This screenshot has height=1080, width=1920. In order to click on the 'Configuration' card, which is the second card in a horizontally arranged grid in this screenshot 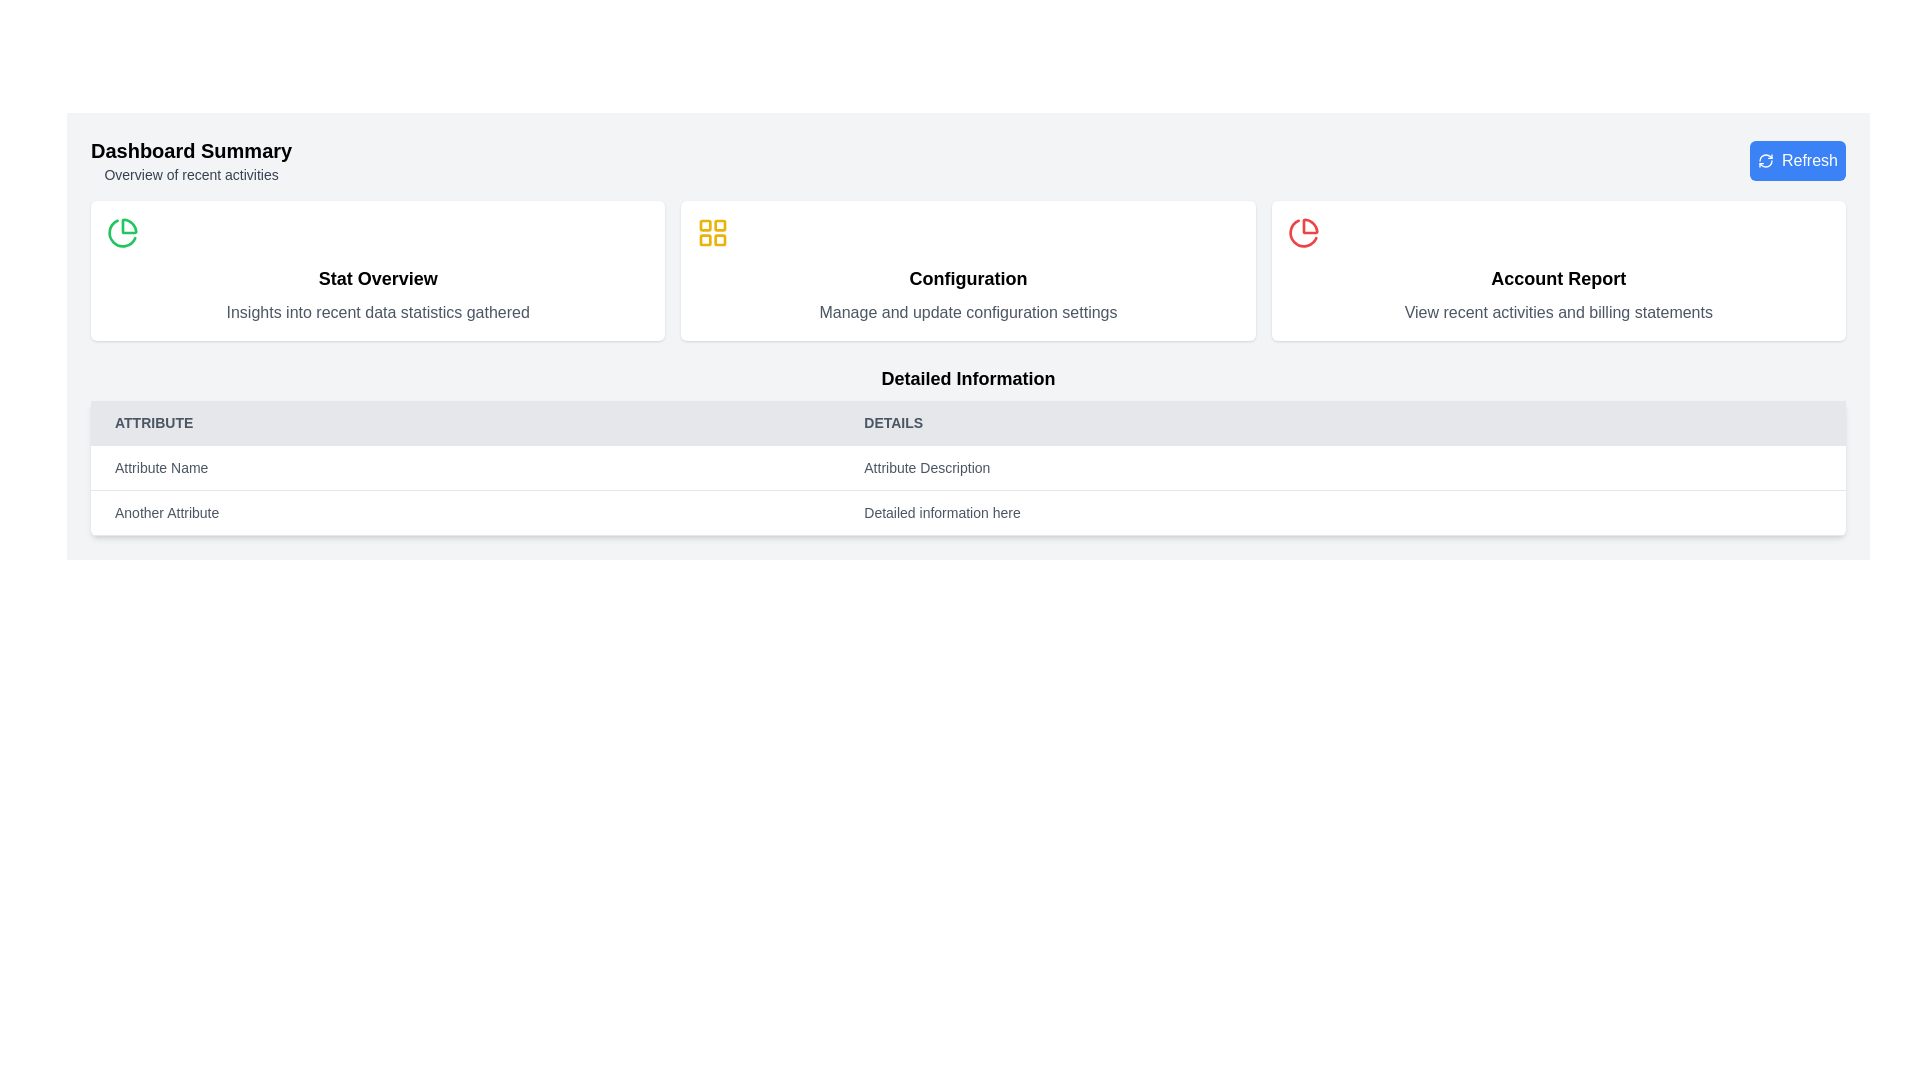, I will do `click(968, 270)`.